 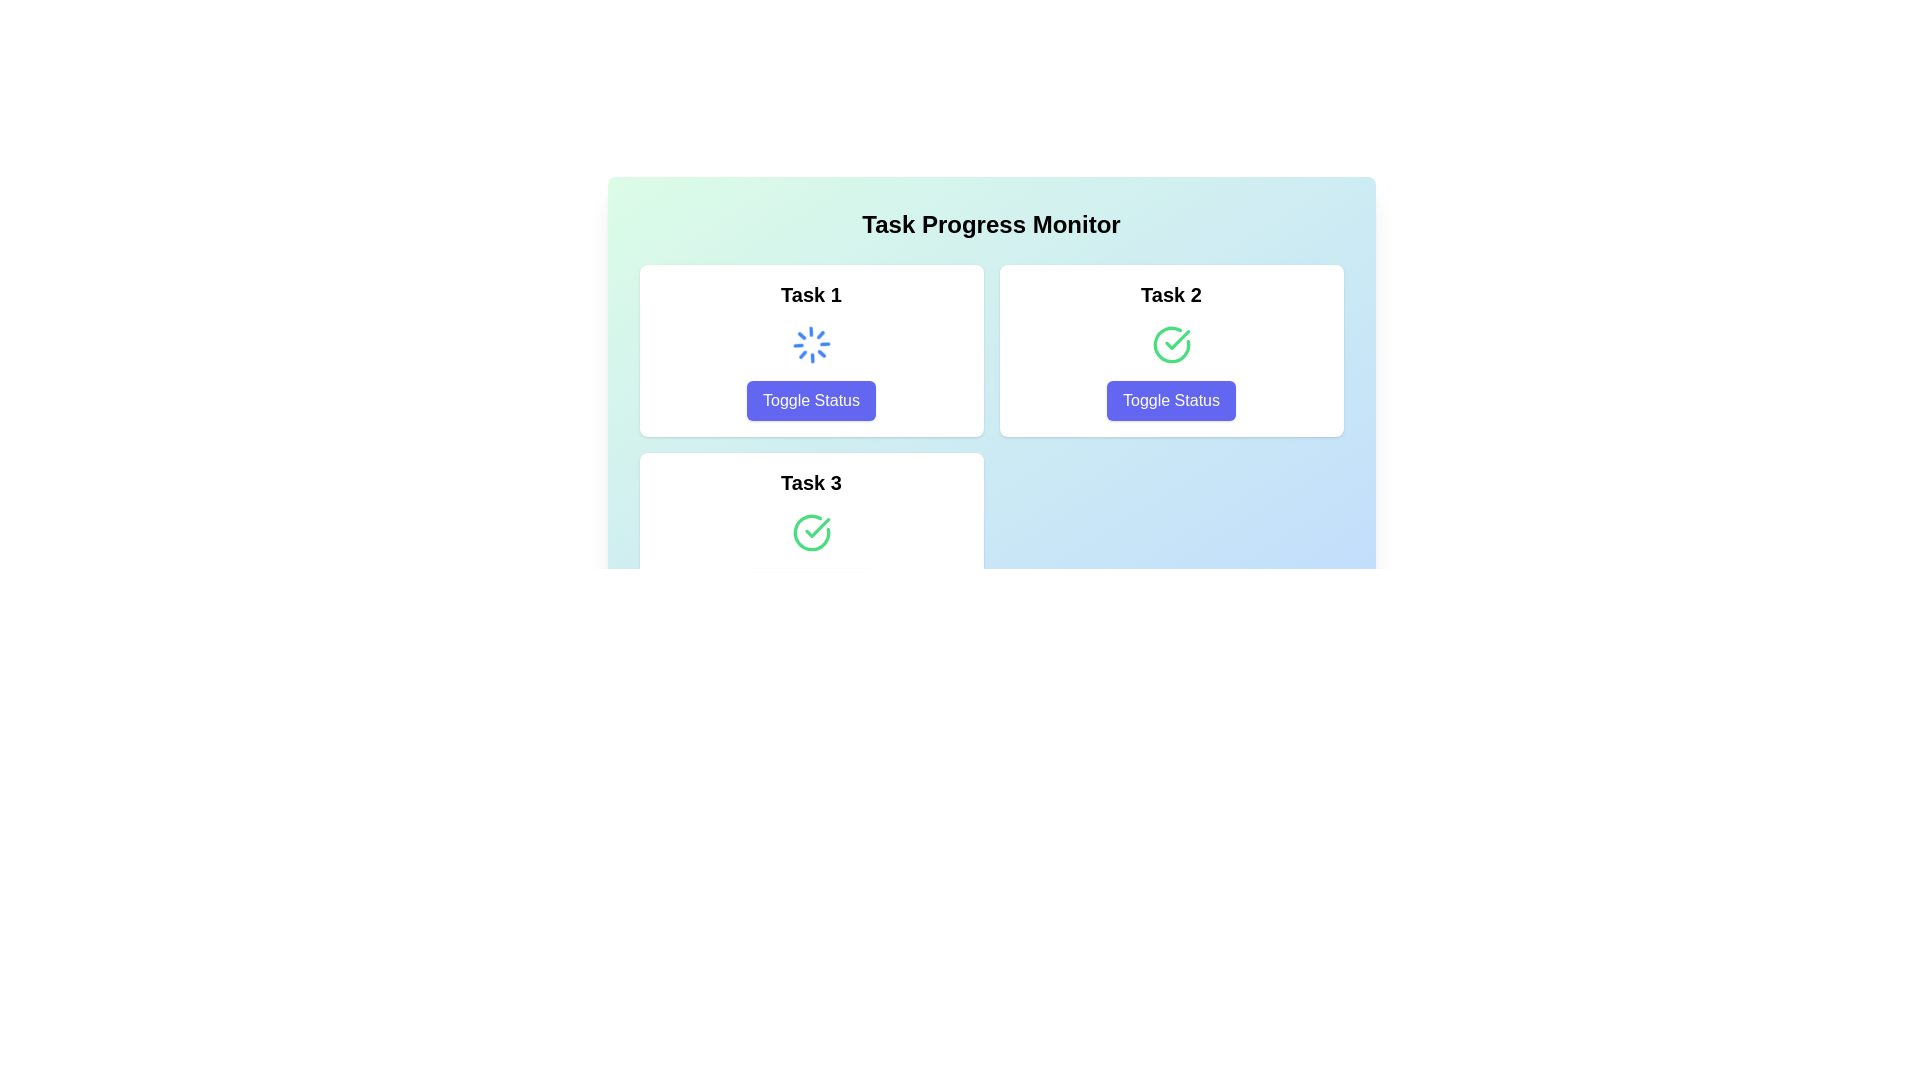 I want to click on the status indicator icon for 'Task 2', so click(x=1171, y=343).